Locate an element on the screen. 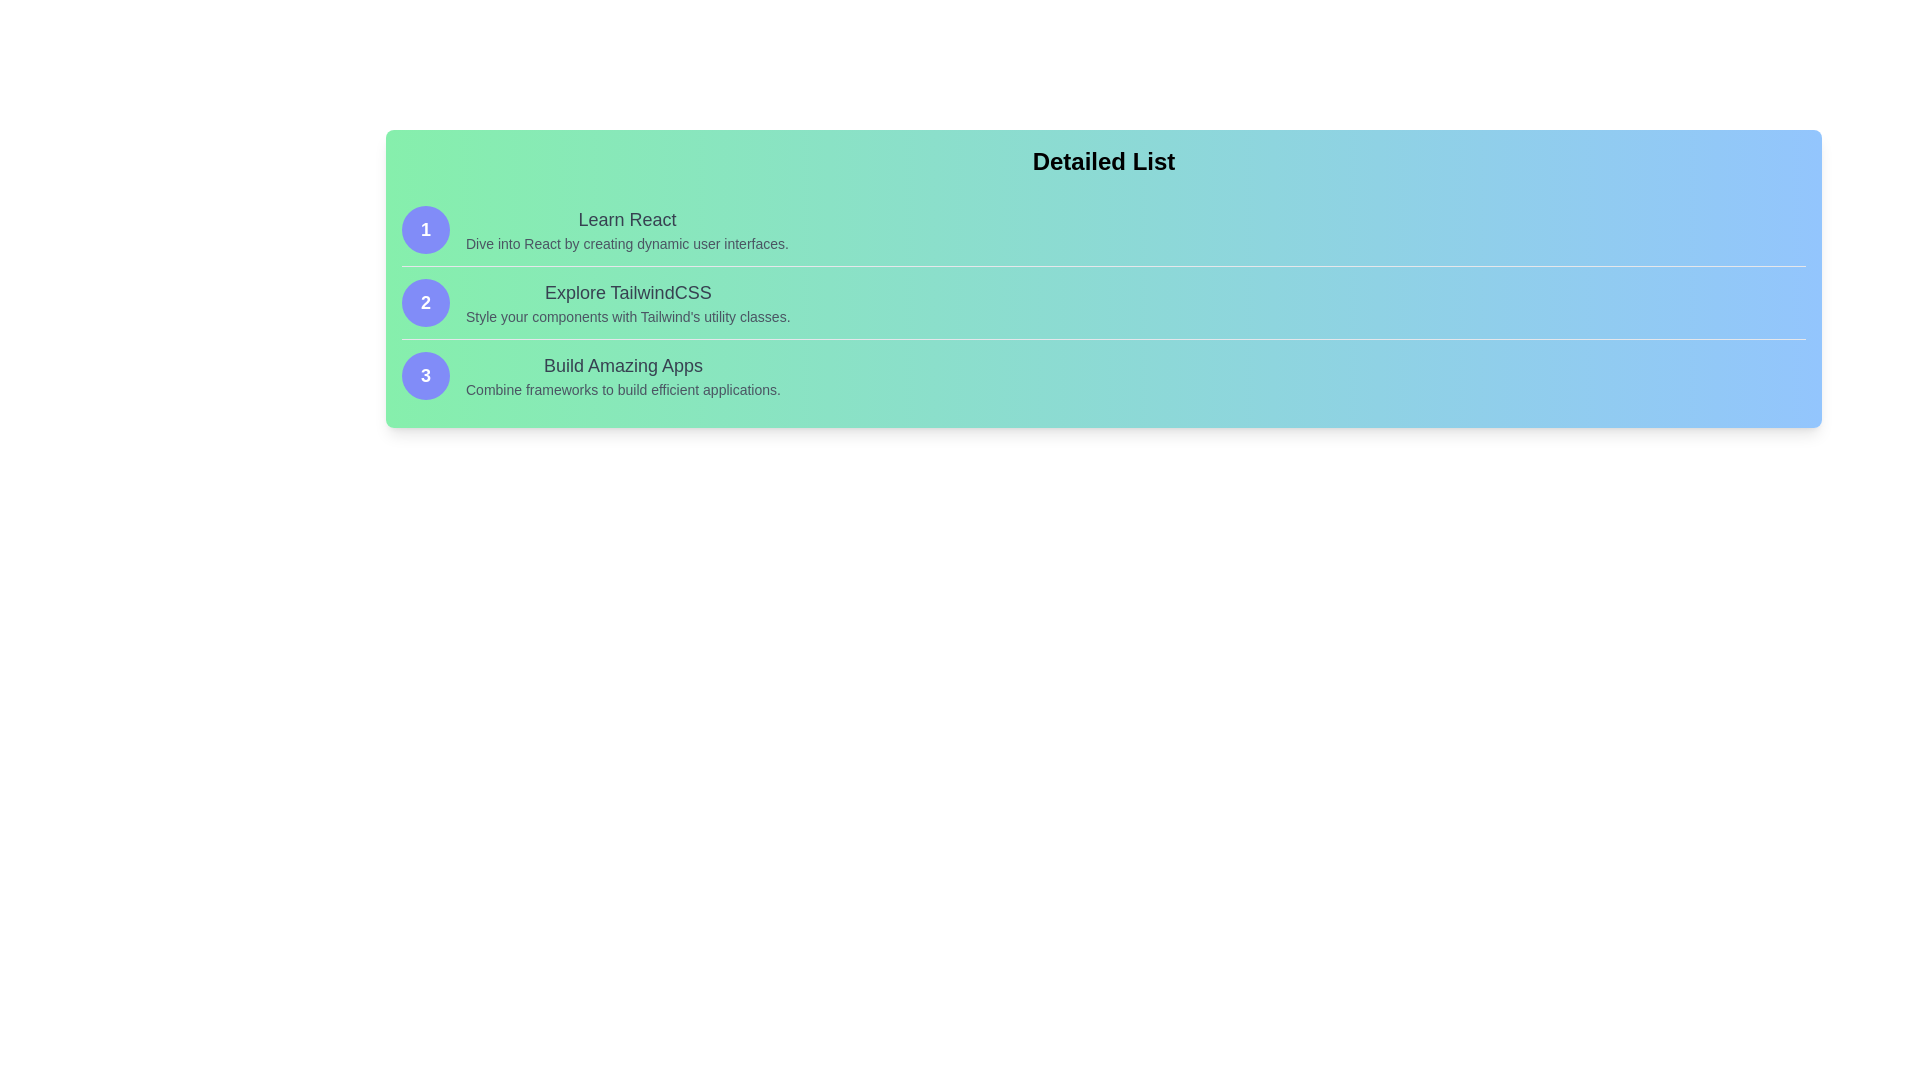 The image size is (1920, 1080). text content of the text label displaying 'Explore TailwindCSS', which is a medium-sized gray header positioned at the top of the second section in a vertically arranged list is located at coordinates (627, 293).